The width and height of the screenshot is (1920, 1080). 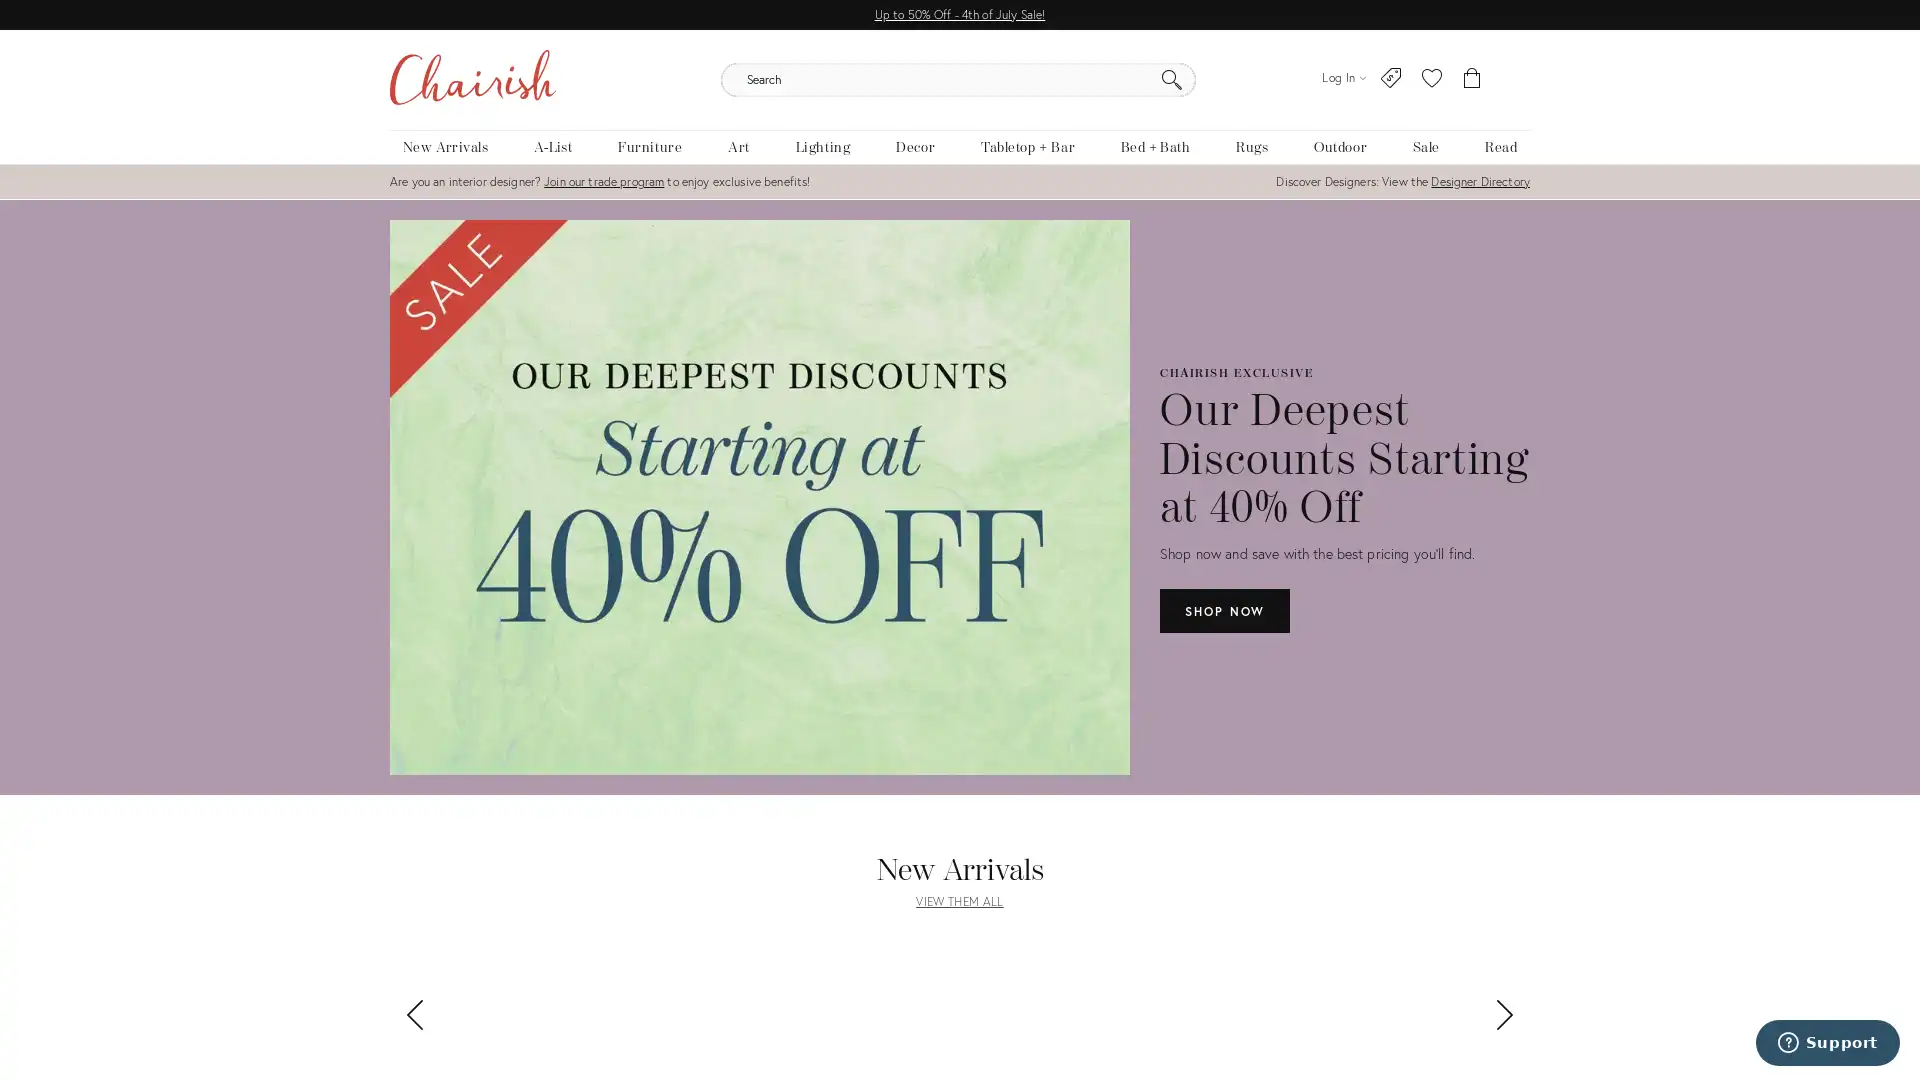 I want to click on Search, so click(x=1171, y=80).